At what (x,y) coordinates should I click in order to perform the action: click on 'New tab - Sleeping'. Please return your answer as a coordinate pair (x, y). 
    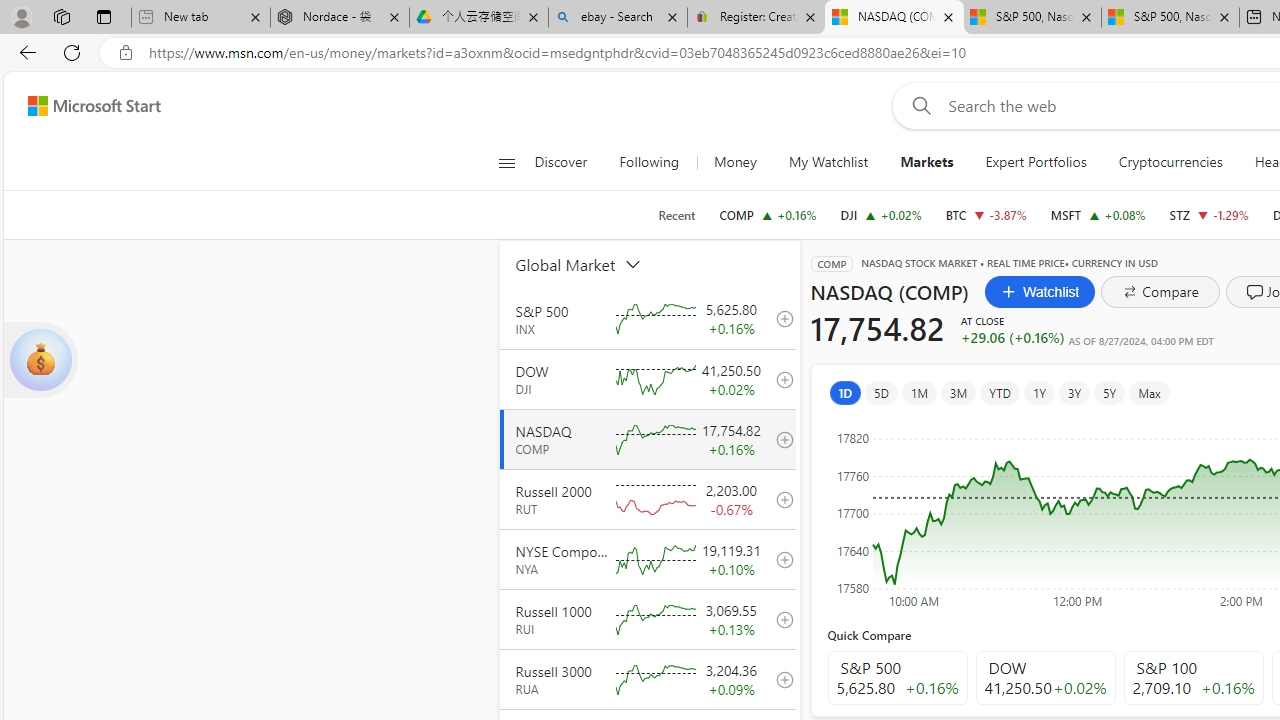
    Looking at the image, I should click on (200, 17).